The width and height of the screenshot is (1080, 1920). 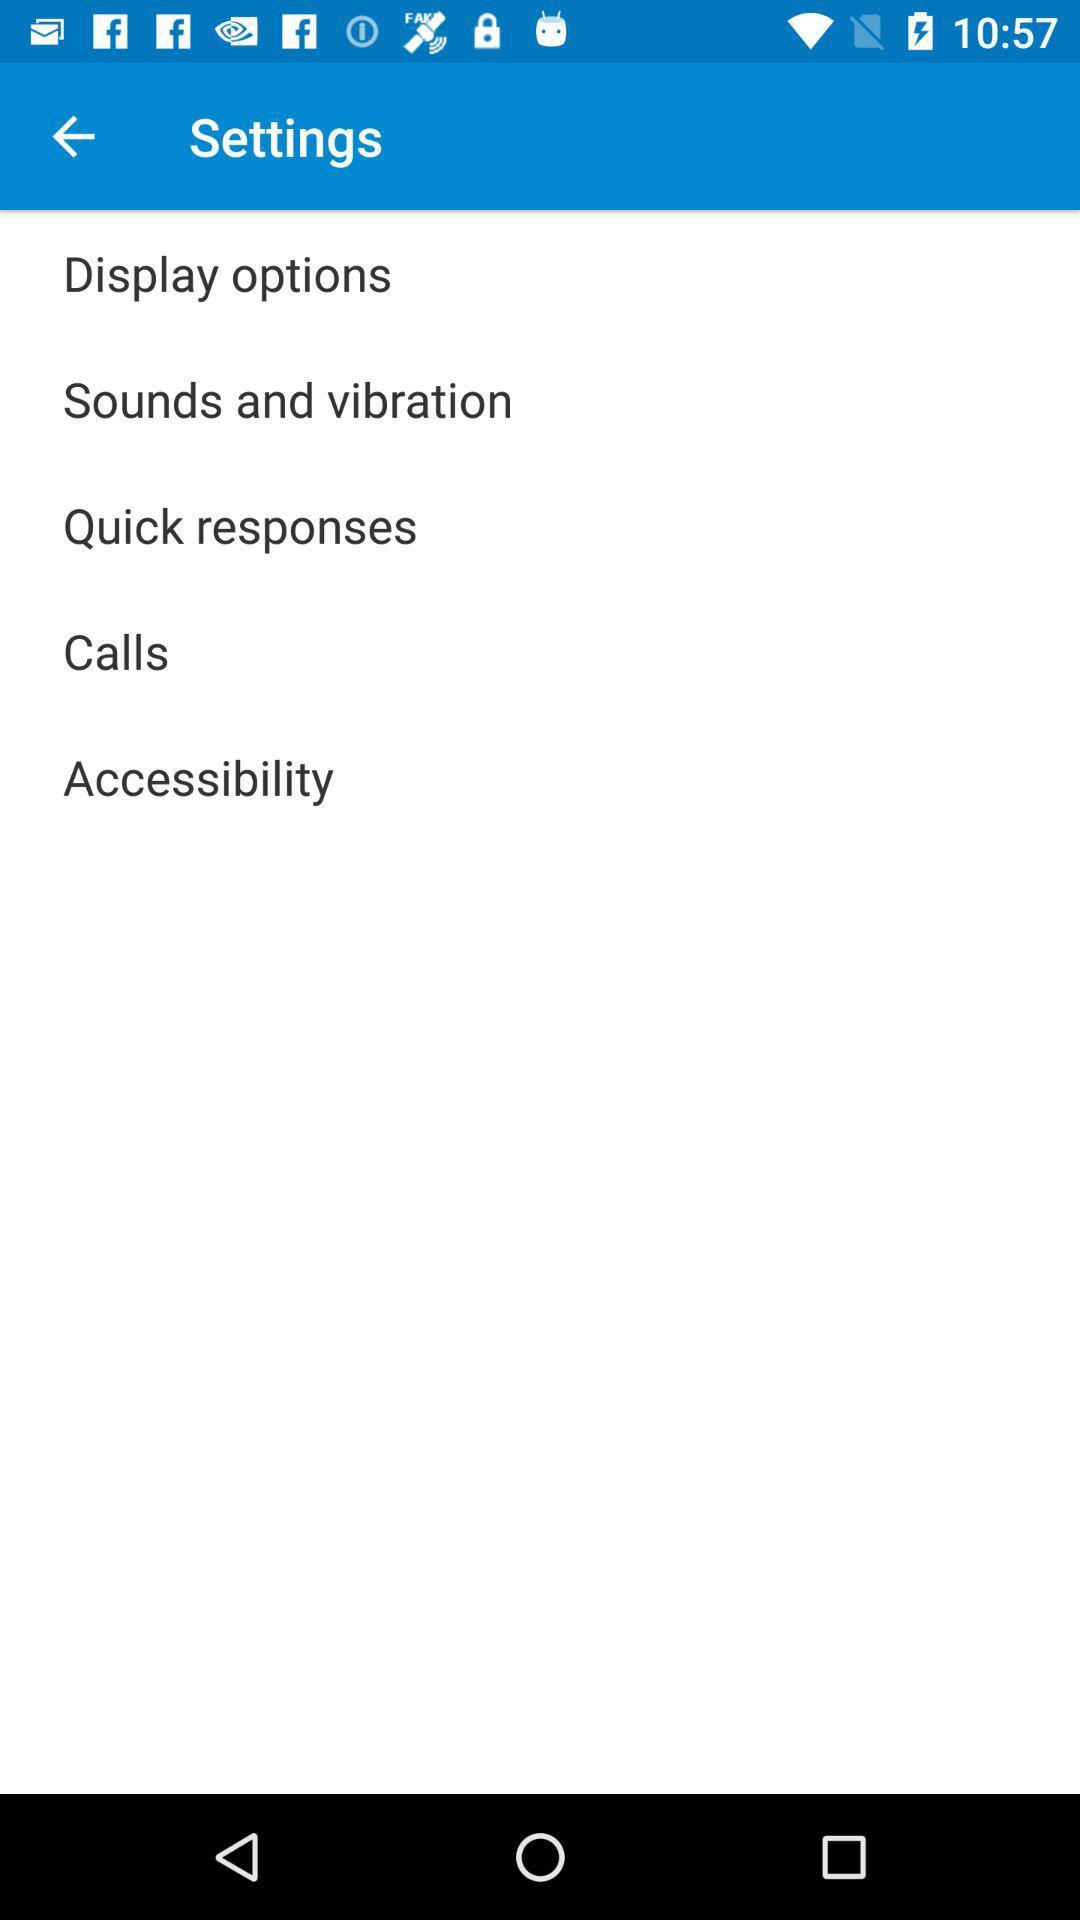 I want to click on sounds and vibration icon, so click(x=288, y=398).